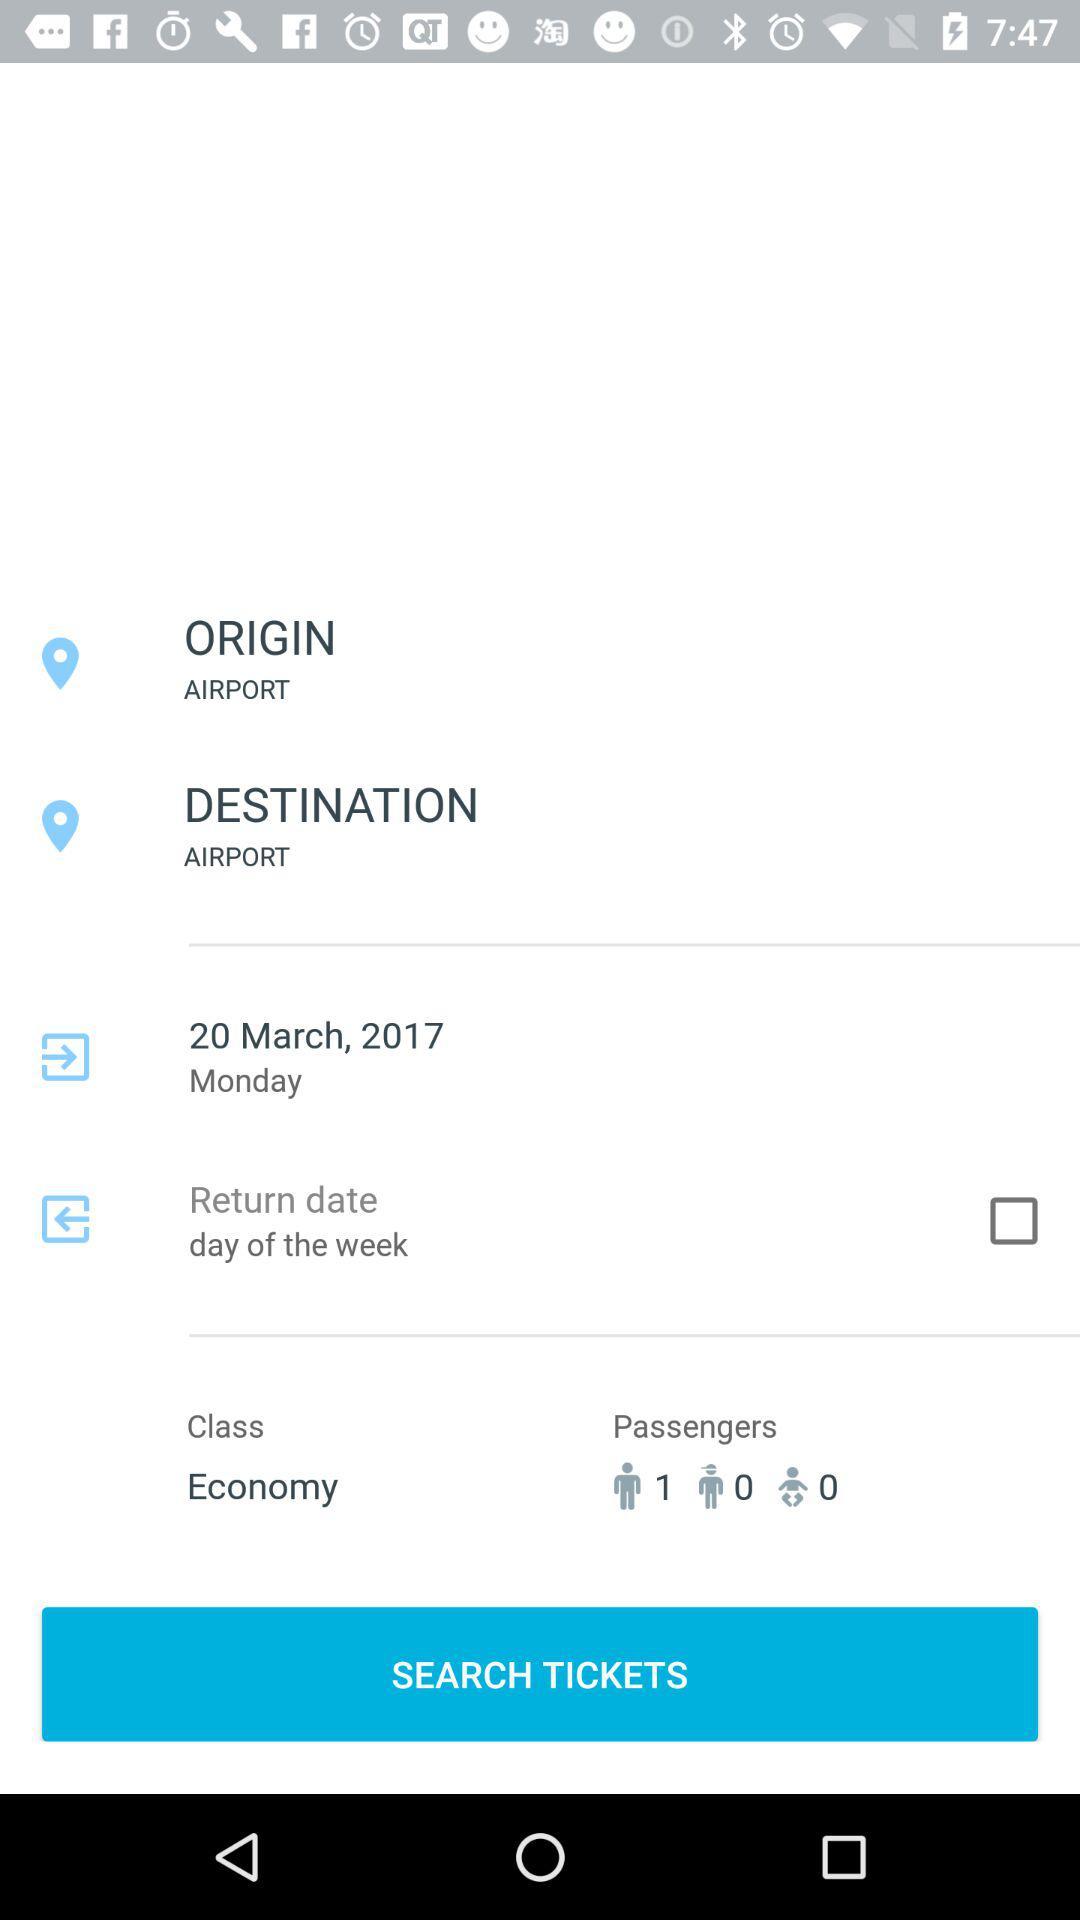 The height and width of the screenshot is (1920, 1080). I want to click on the item below 1 item, so click(540, 1674).